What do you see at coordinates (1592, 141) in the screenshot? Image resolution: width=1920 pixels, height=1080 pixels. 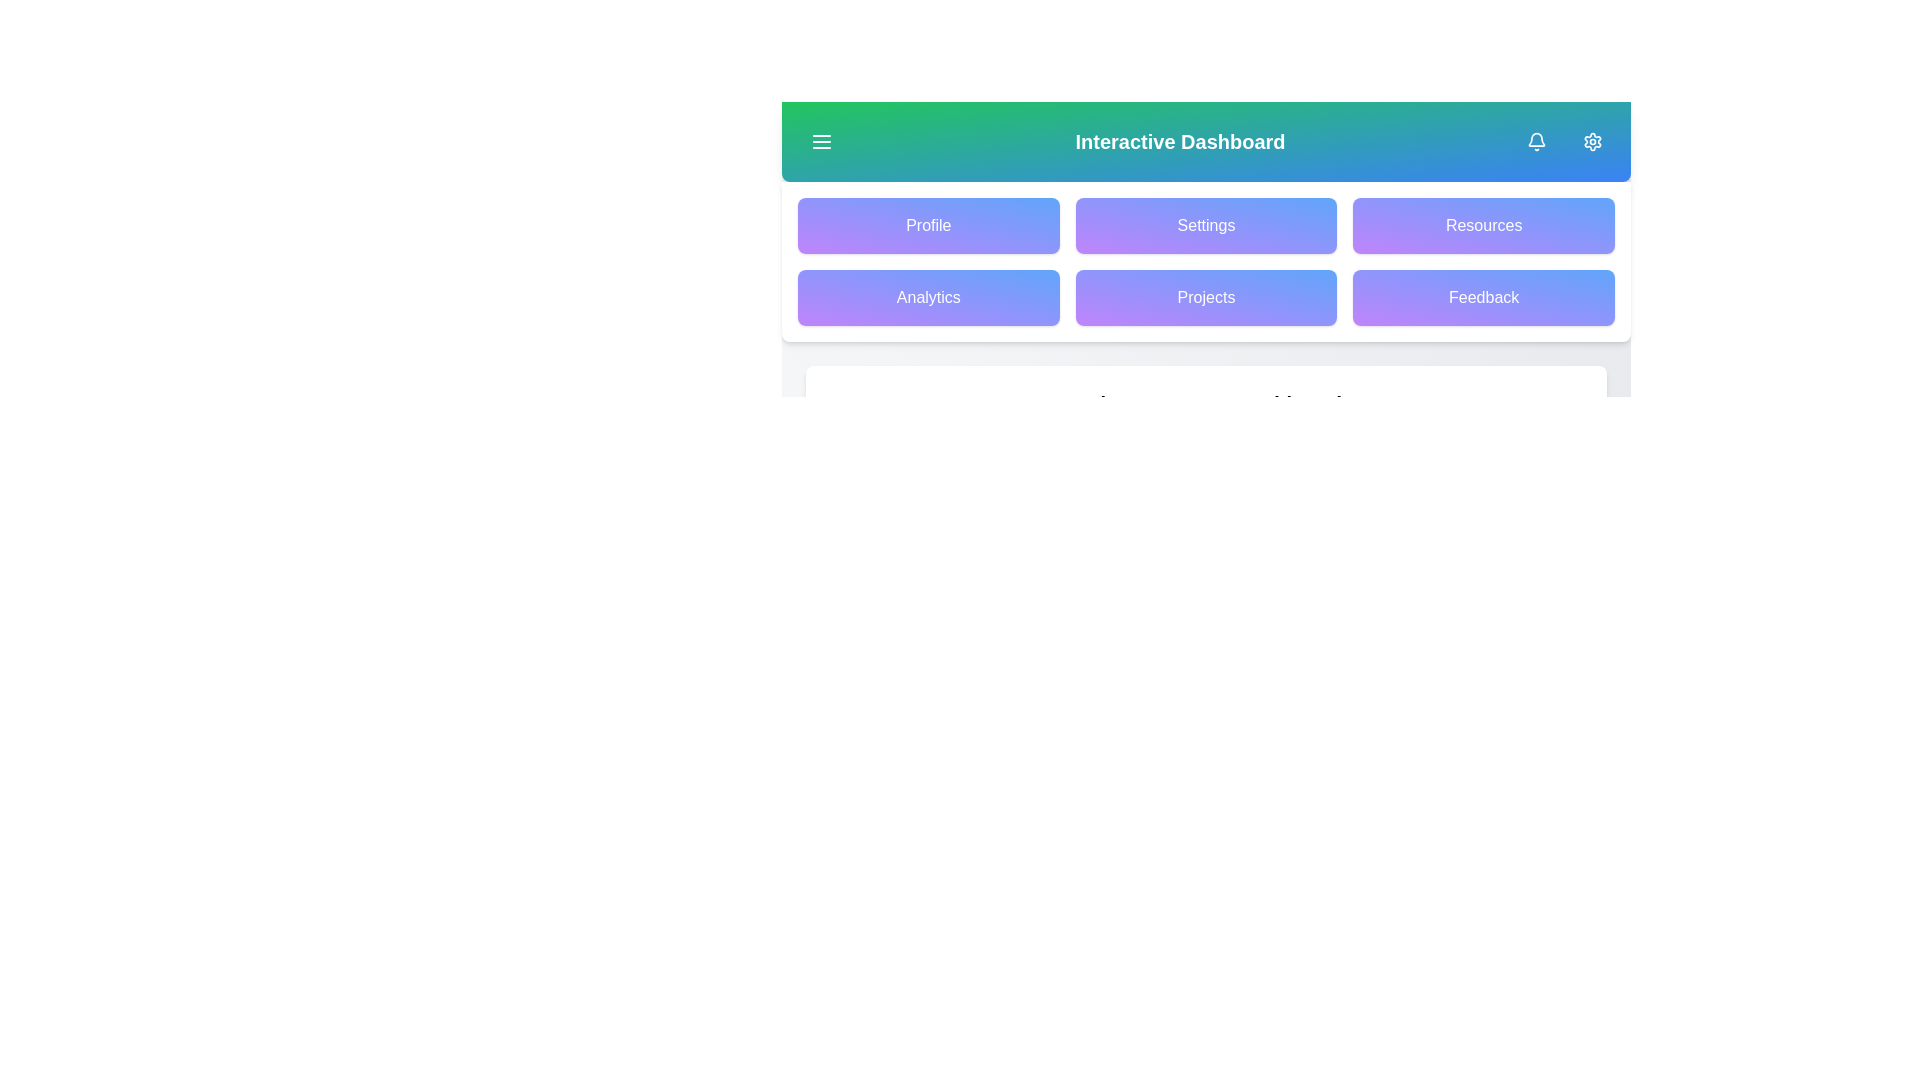 I see `the 'Settings' icon button in the top-right corner of the app bar` at bounding box center [1592, 141].